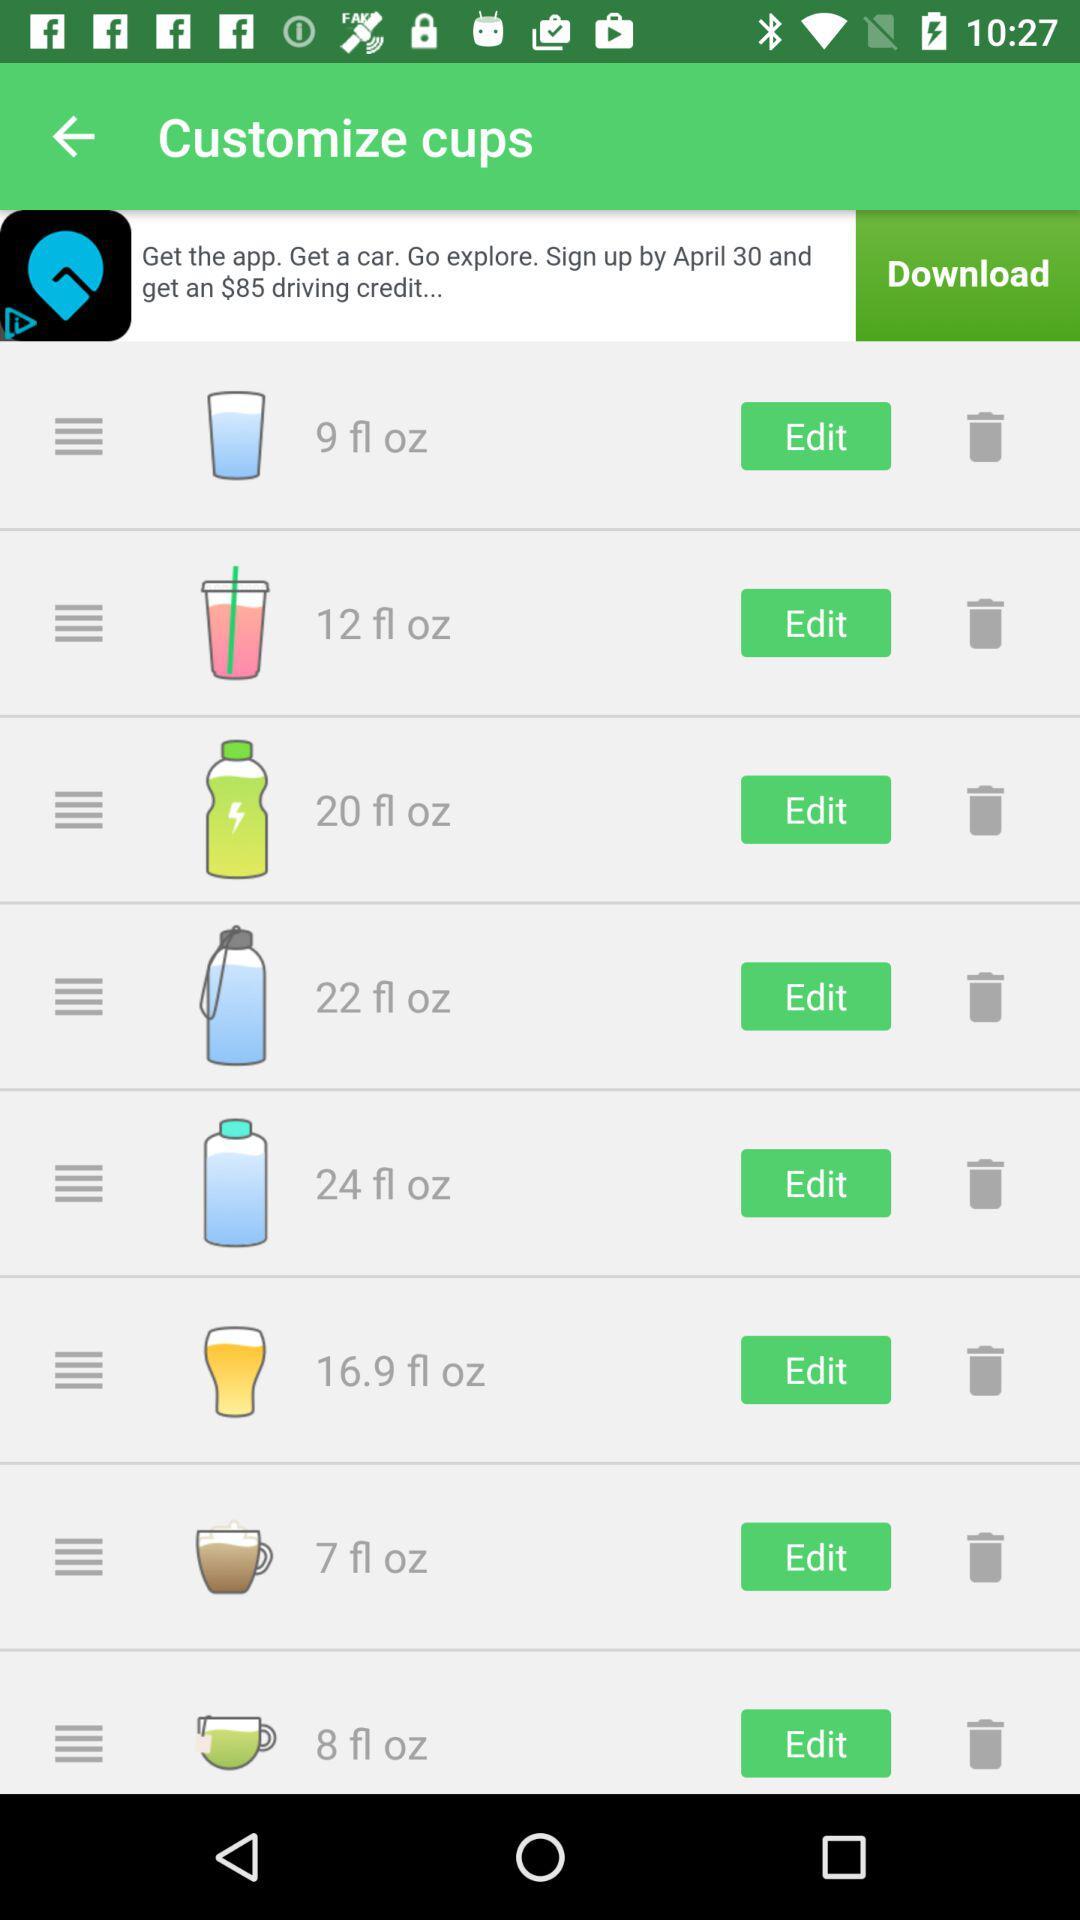  I want to click on delete page, so click(984, 996).